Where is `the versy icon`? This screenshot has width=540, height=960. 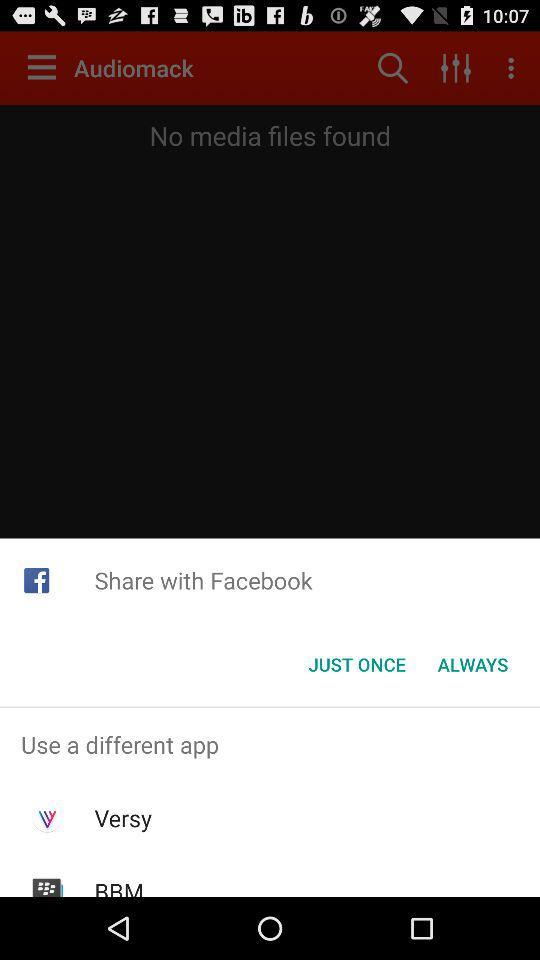 the versy icon is located at coordinates (123, 818).